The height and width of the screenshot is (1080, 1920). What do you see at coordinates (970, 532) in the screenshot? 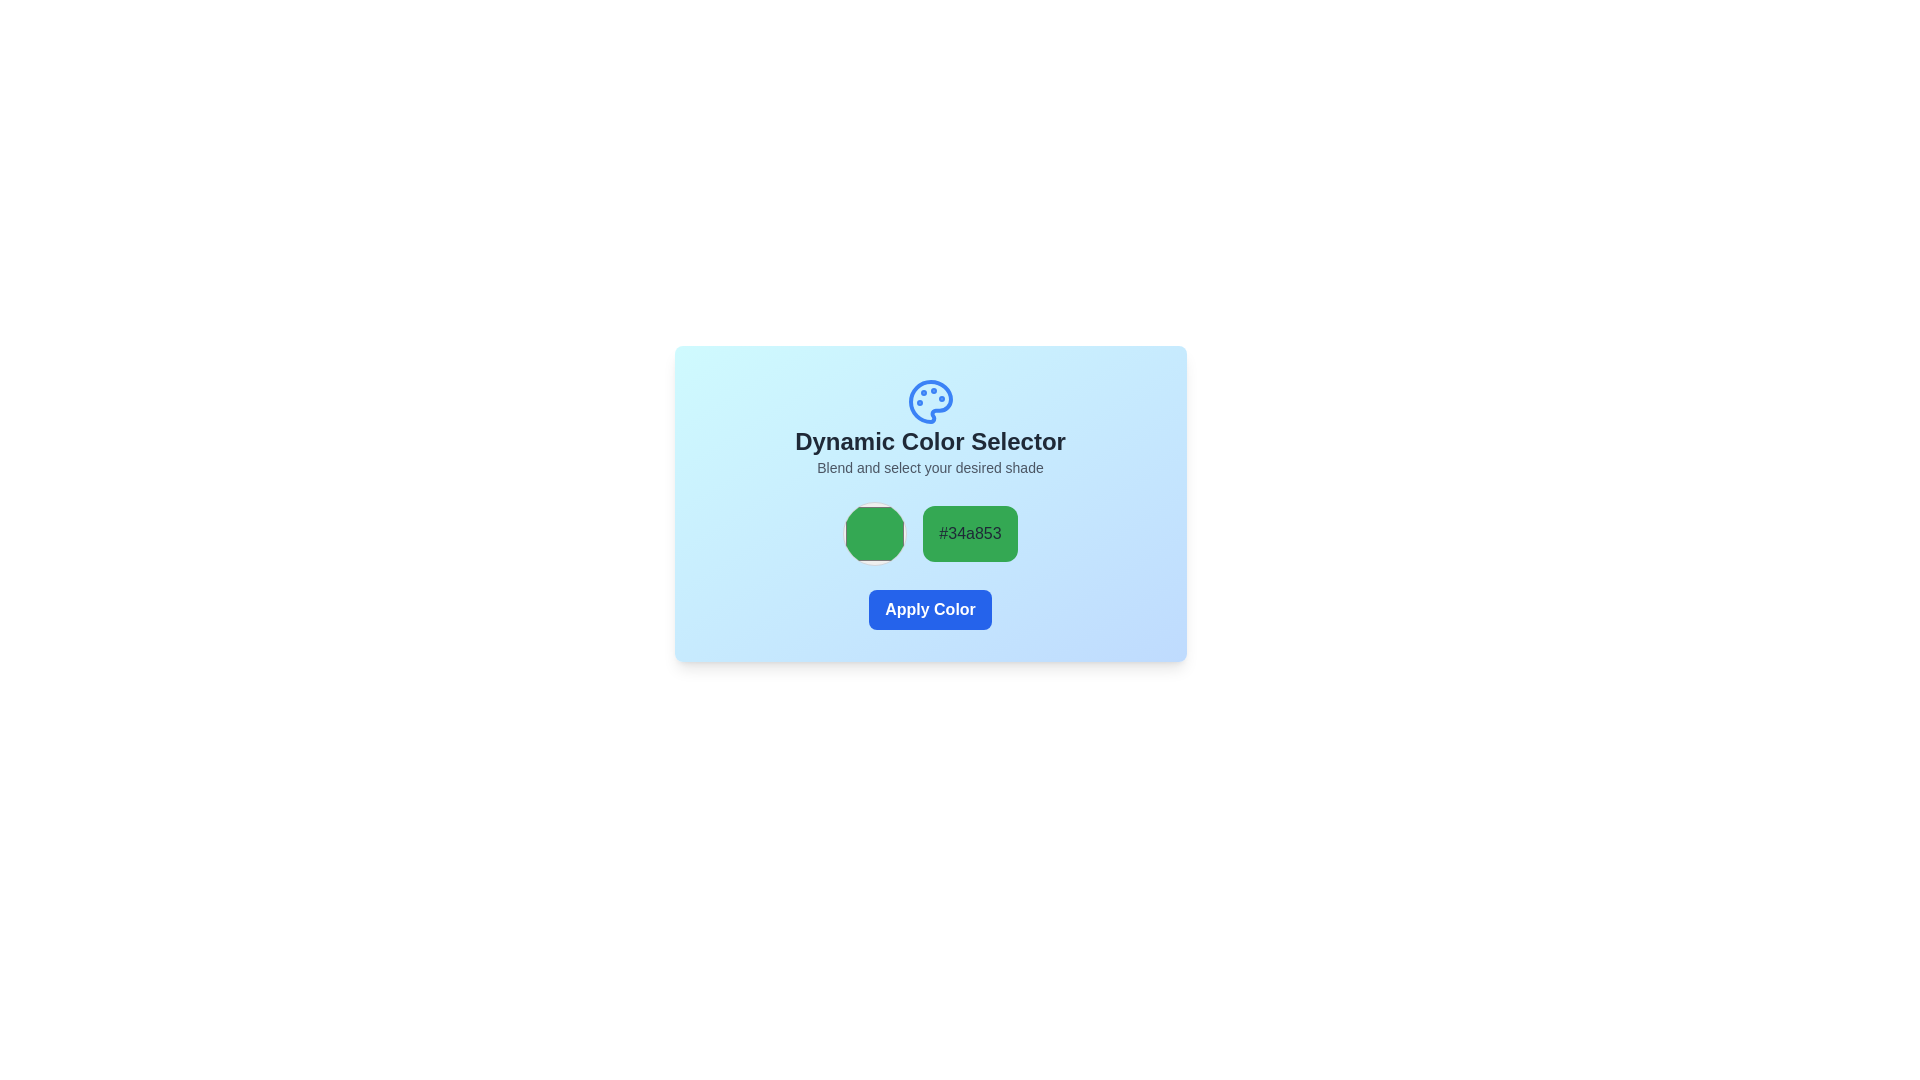
I see `the text label displaying the color hex code '#34a853', which is located to the right of a green octagonal shape within a green rectangular area` at bounding box center [970, 532].